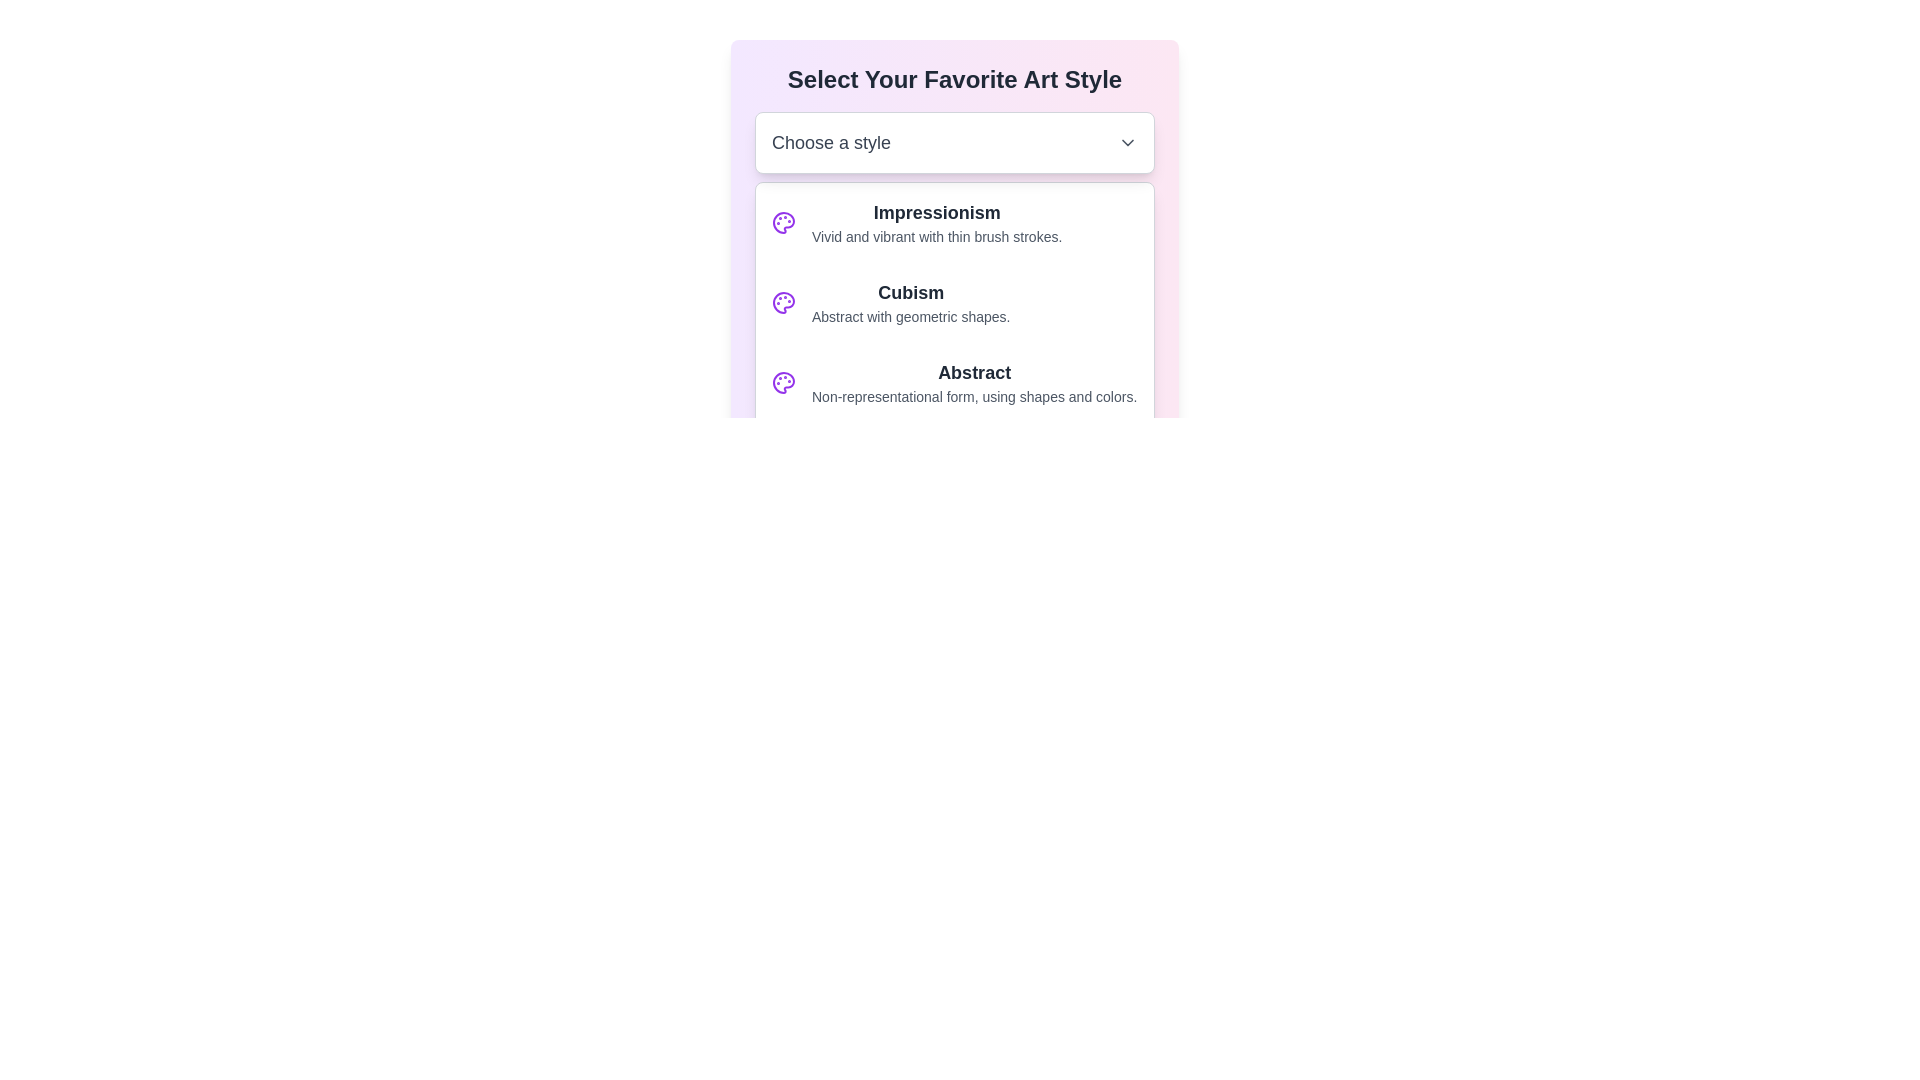 This screenshot has width=1920, height=1080. Describe the element at coordinates (782, 223) in the screenshot. I see `the painter's palette icon located to the left of the 'Impressionism' text under the 'Select Your Favorite Art Style' section` at that location.